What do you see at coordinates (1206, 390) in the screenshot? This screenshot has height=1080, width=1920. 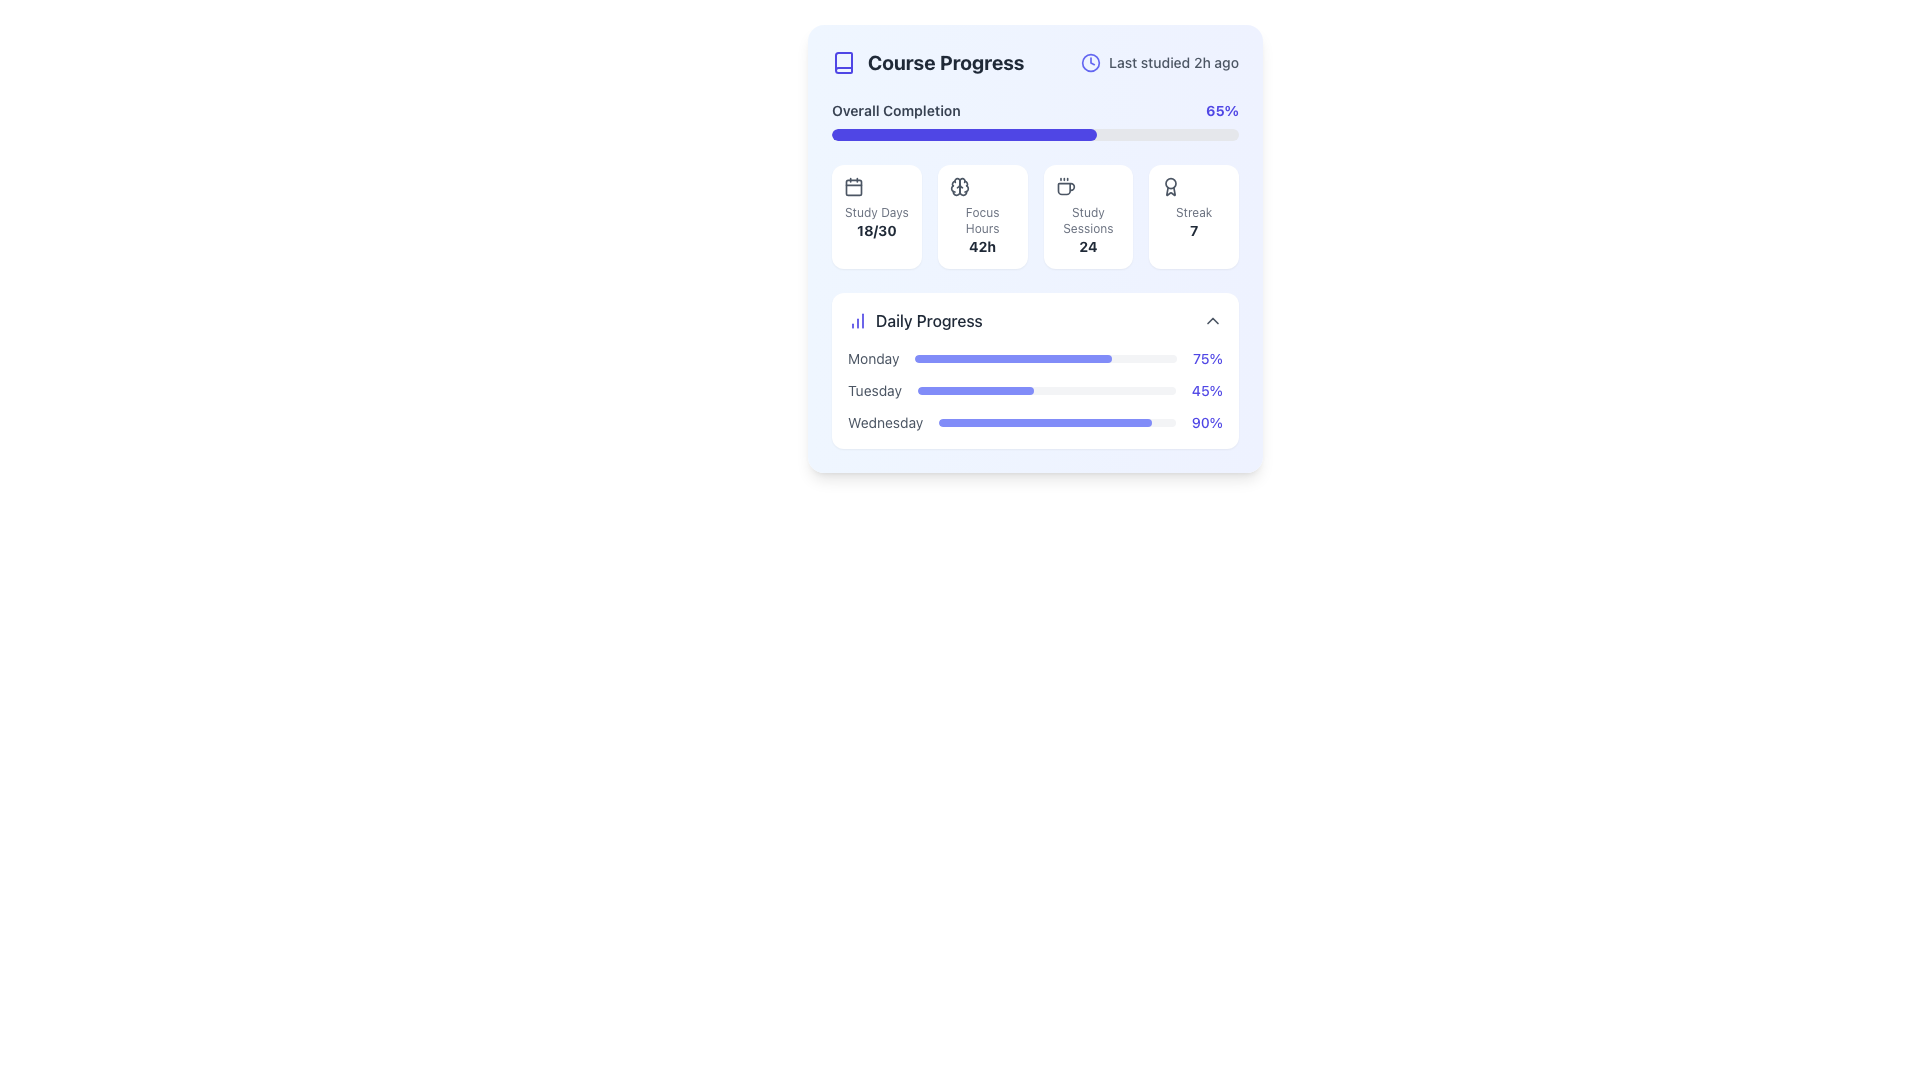 I see `value displayed in the Text Label that shows '45%' in indigo color, positioned to the right of the progress bar for Tuesday` at bounding box center [1206, 390].